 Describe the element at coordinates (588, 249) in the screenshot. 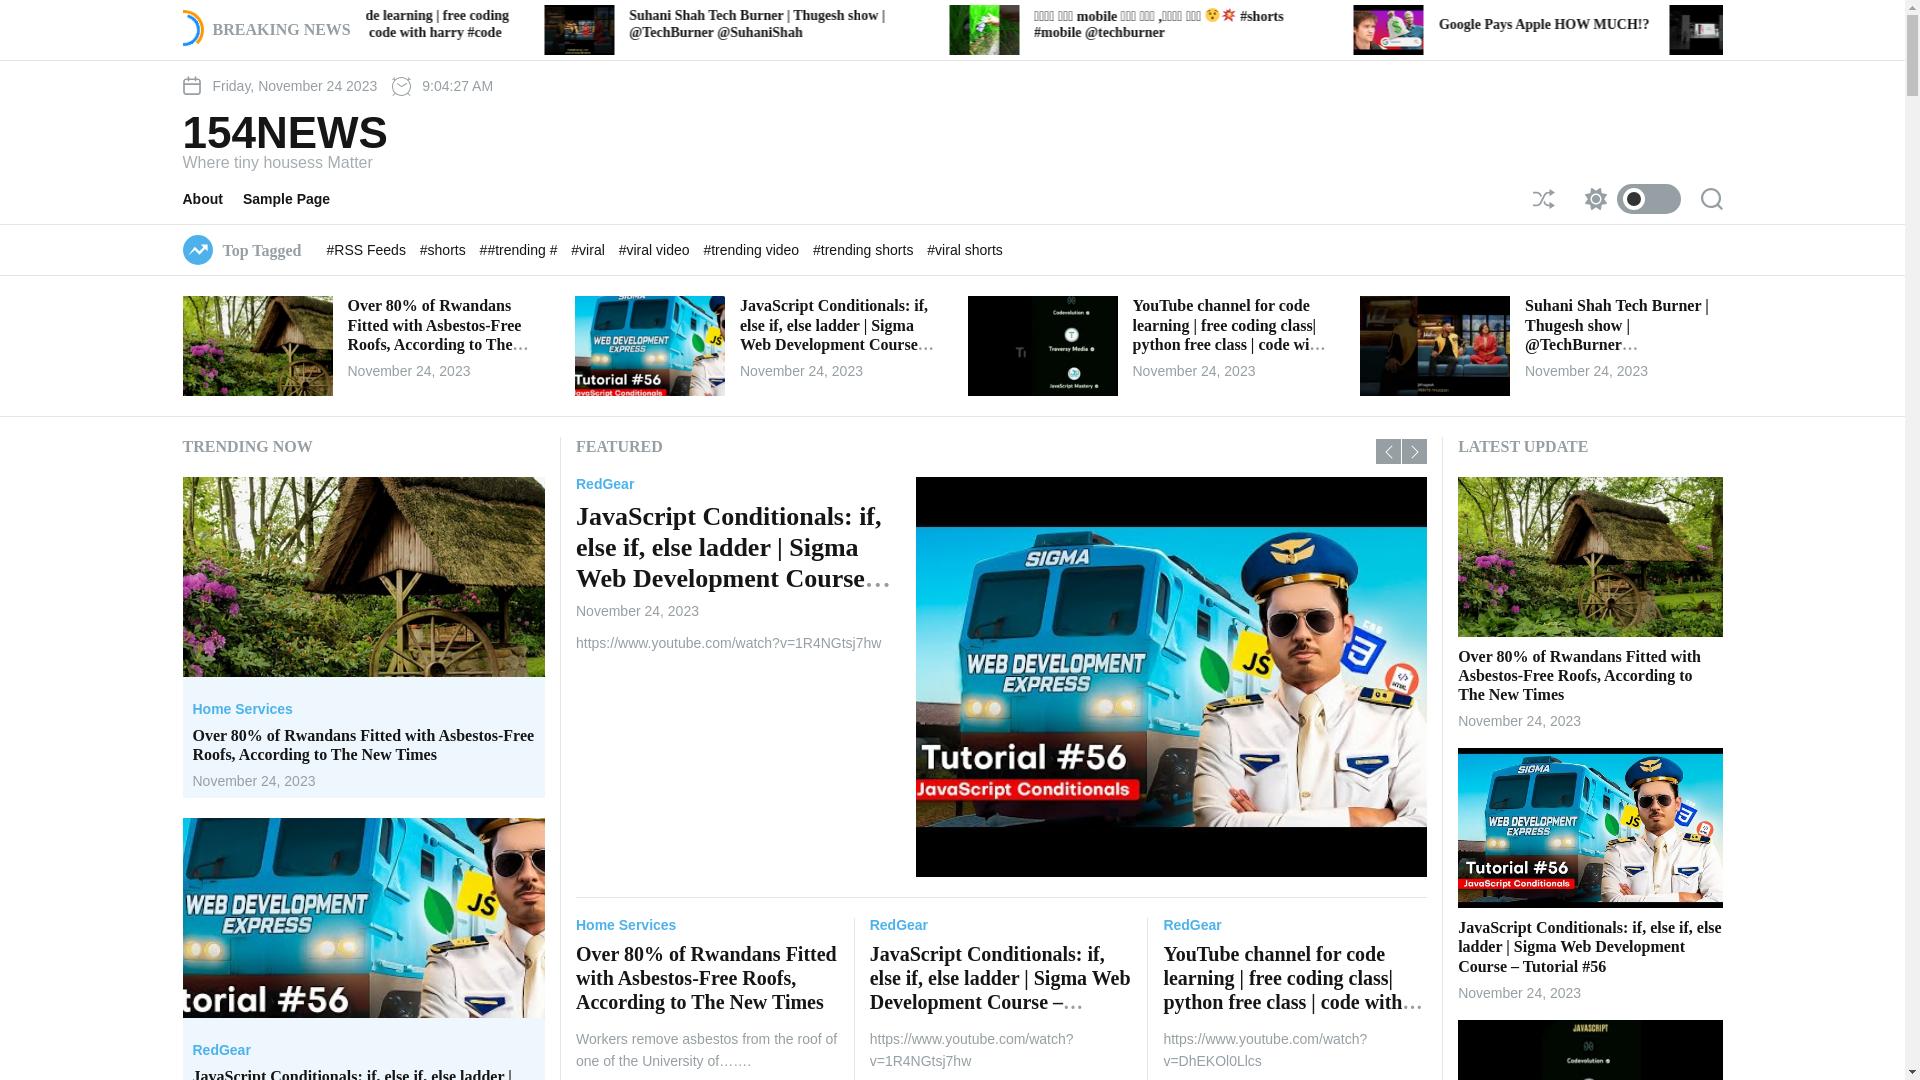

I see `'#viral'` at that location.